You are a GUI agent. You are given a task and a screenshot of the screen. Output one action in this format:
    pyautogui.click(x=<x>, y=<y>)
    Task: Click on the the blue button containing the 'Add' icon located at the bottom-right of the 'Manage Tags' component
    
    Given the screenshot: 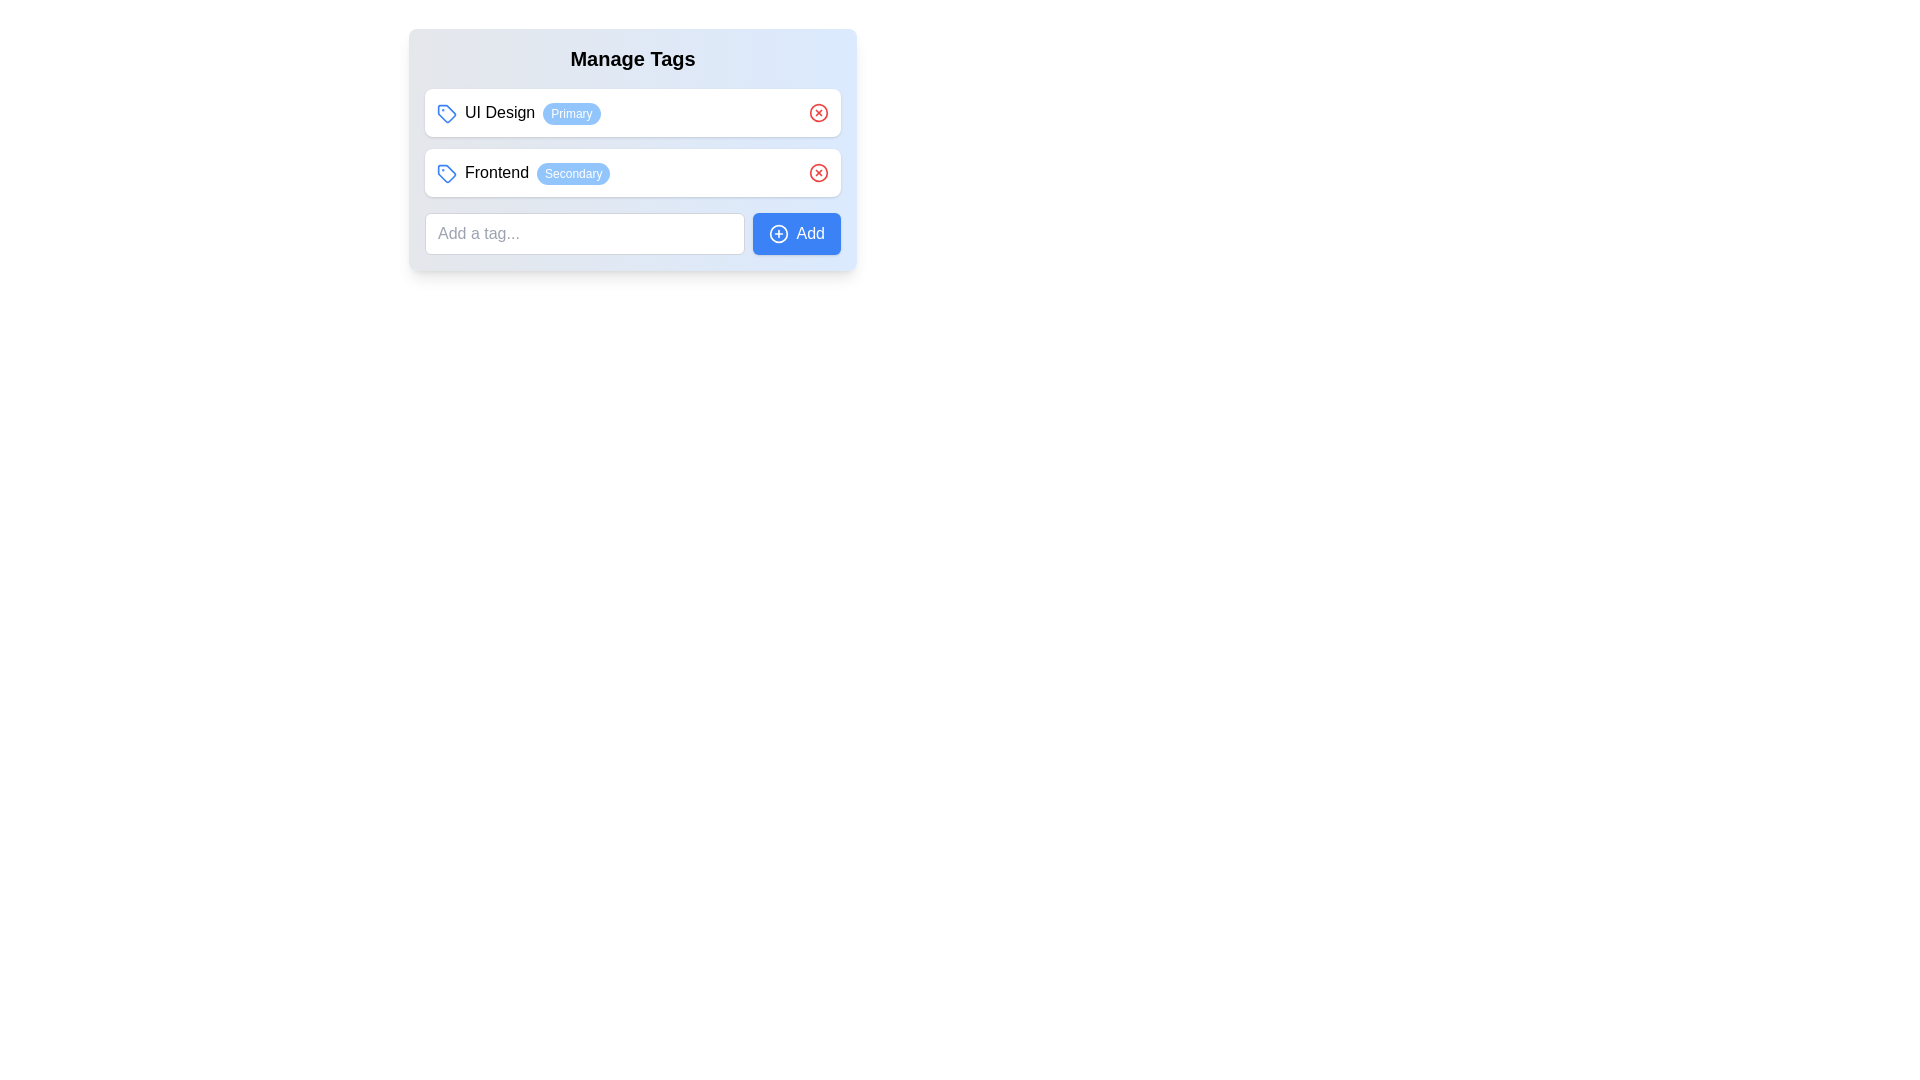 What is the action you would take?
    pyautogui.click(x=777, y=233)
    